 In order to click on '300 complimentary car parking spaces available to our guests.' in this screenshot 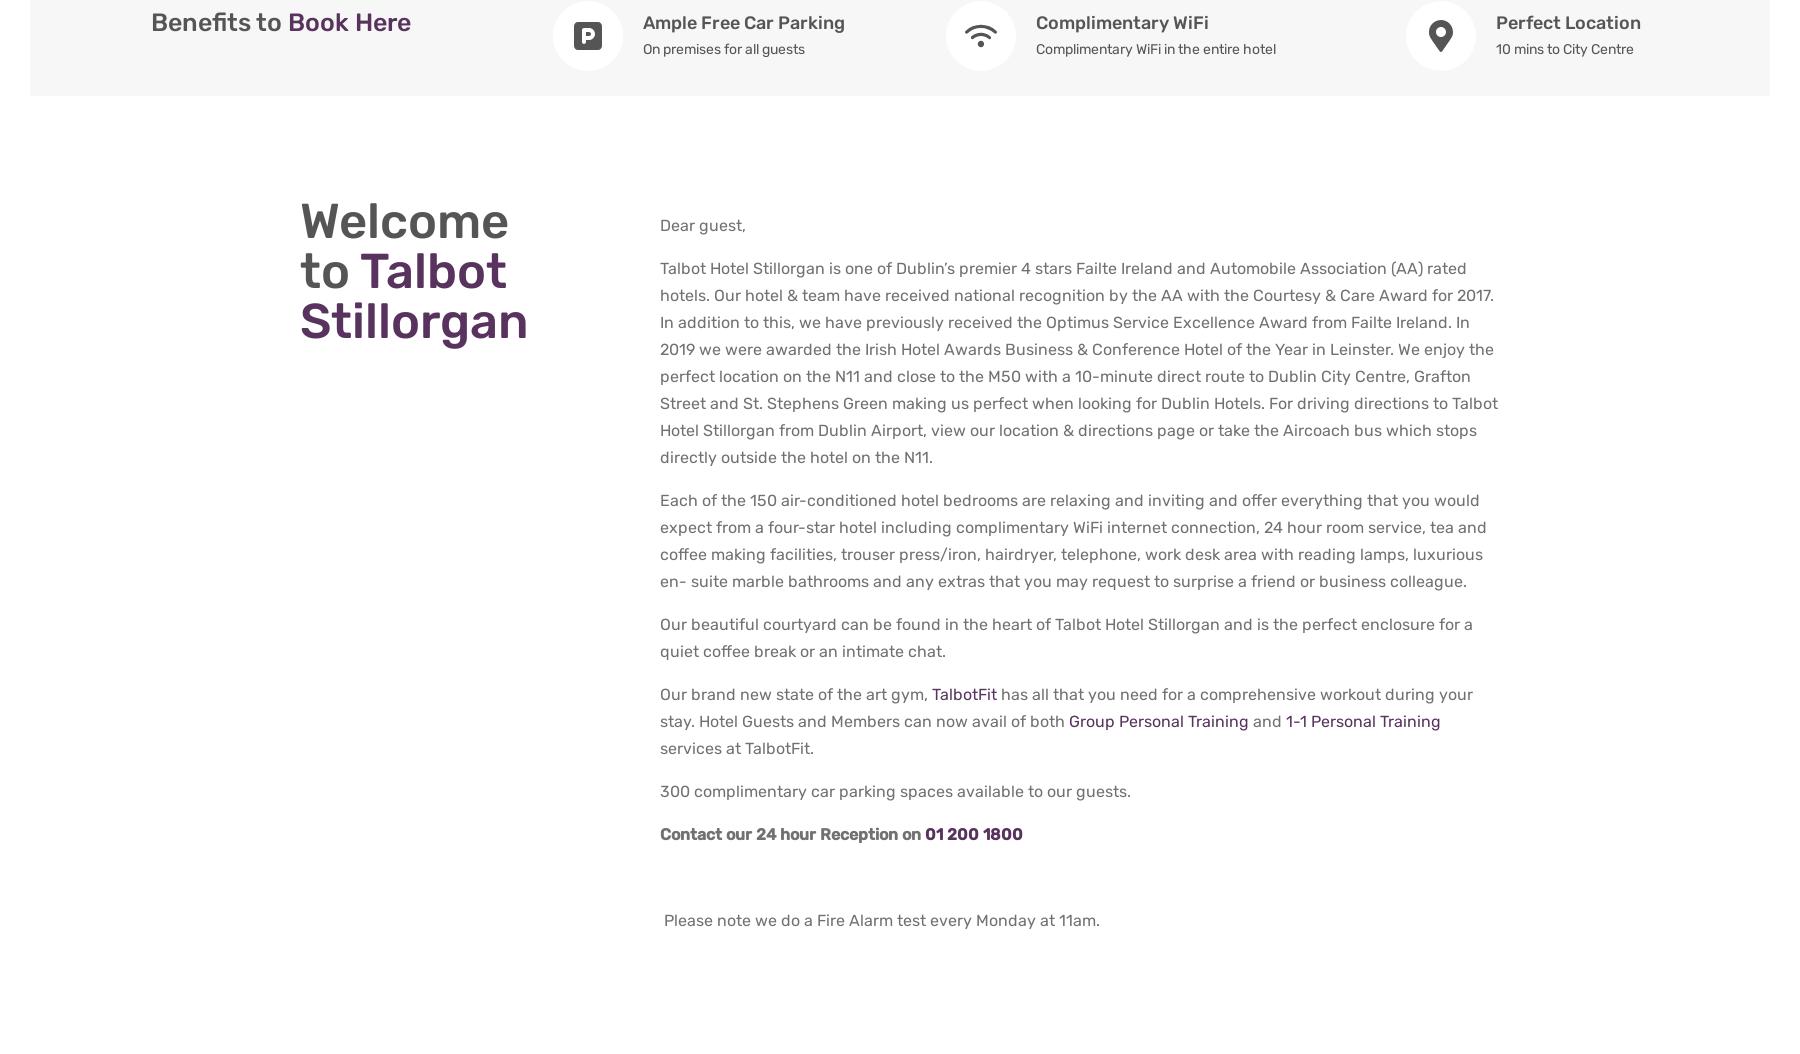, I will do `click(895, 790)`.